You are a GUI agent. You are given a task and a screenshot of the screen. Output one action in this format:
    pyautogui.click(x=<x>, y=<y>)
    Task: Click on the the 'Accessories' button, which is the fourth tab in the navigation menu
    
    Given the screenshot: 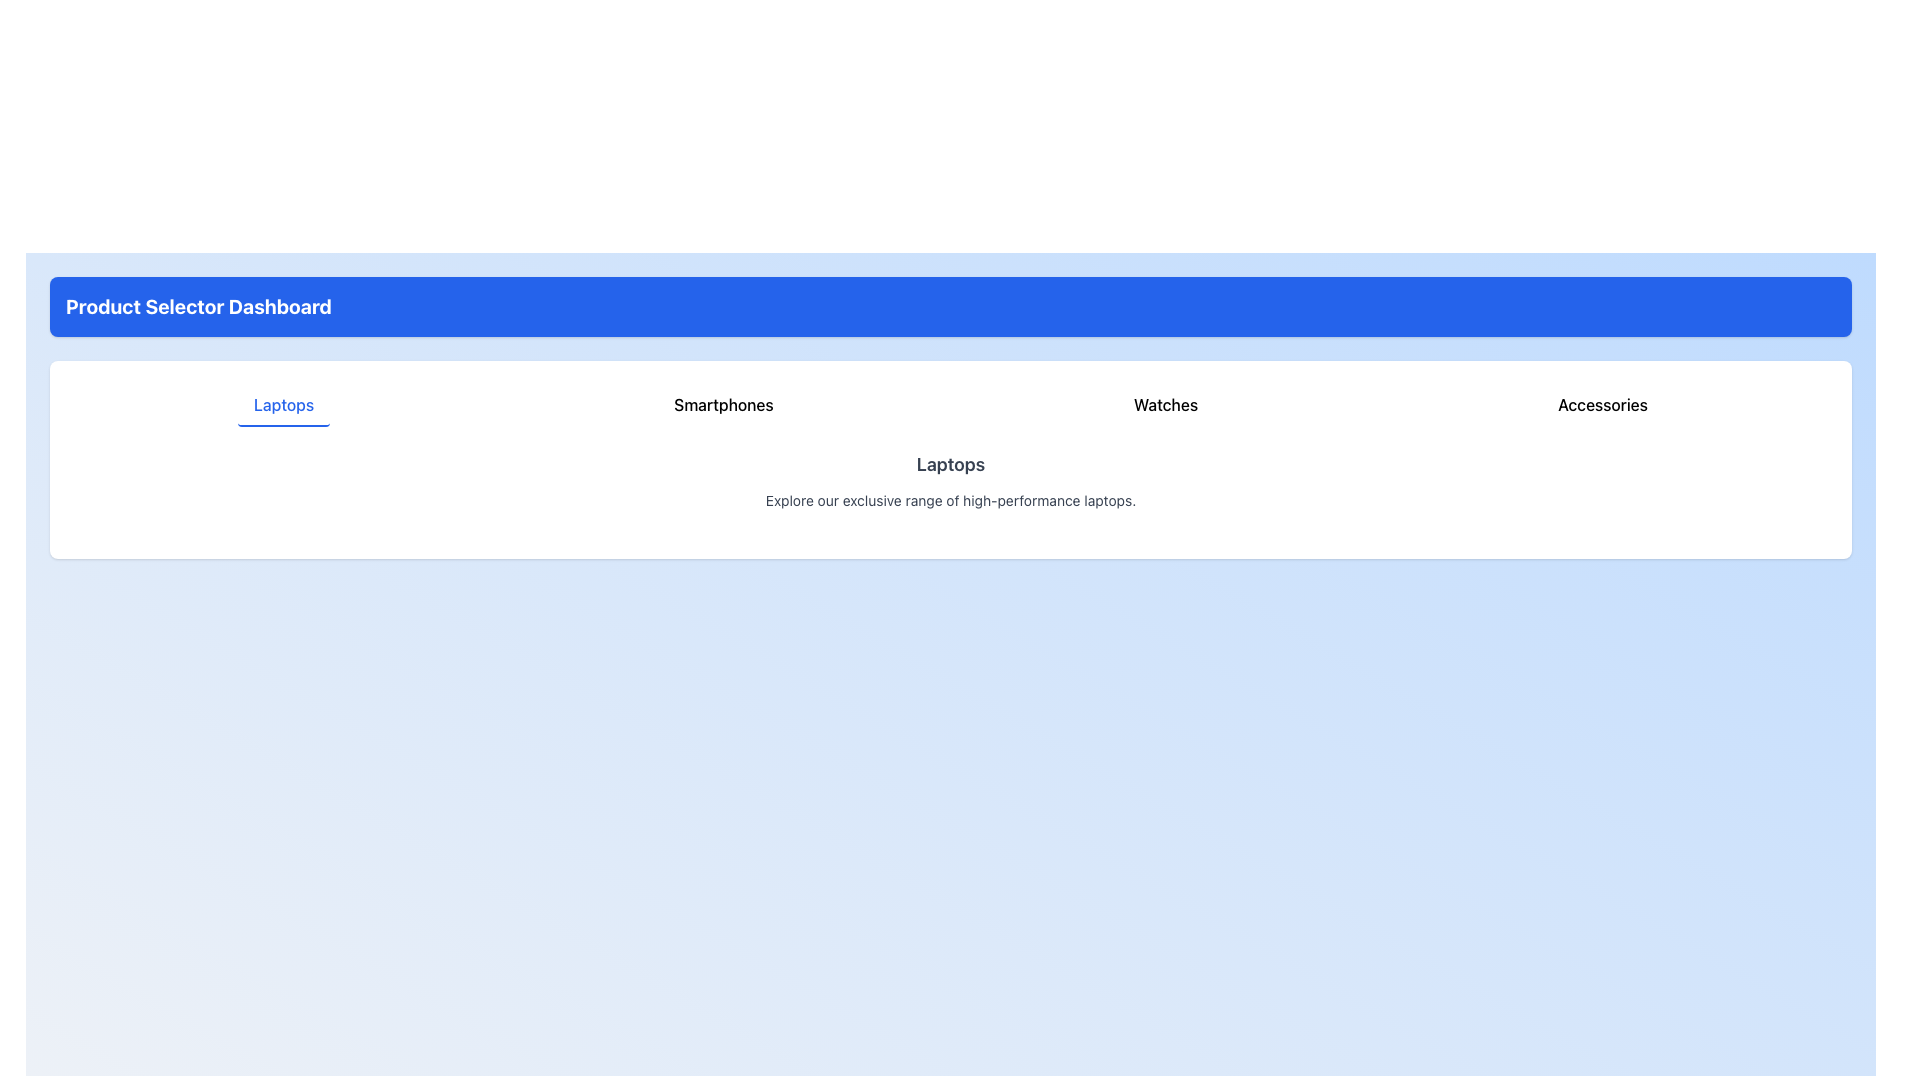 What is the action you would take?
    pyautogui.click(x=1603, y=405)
    